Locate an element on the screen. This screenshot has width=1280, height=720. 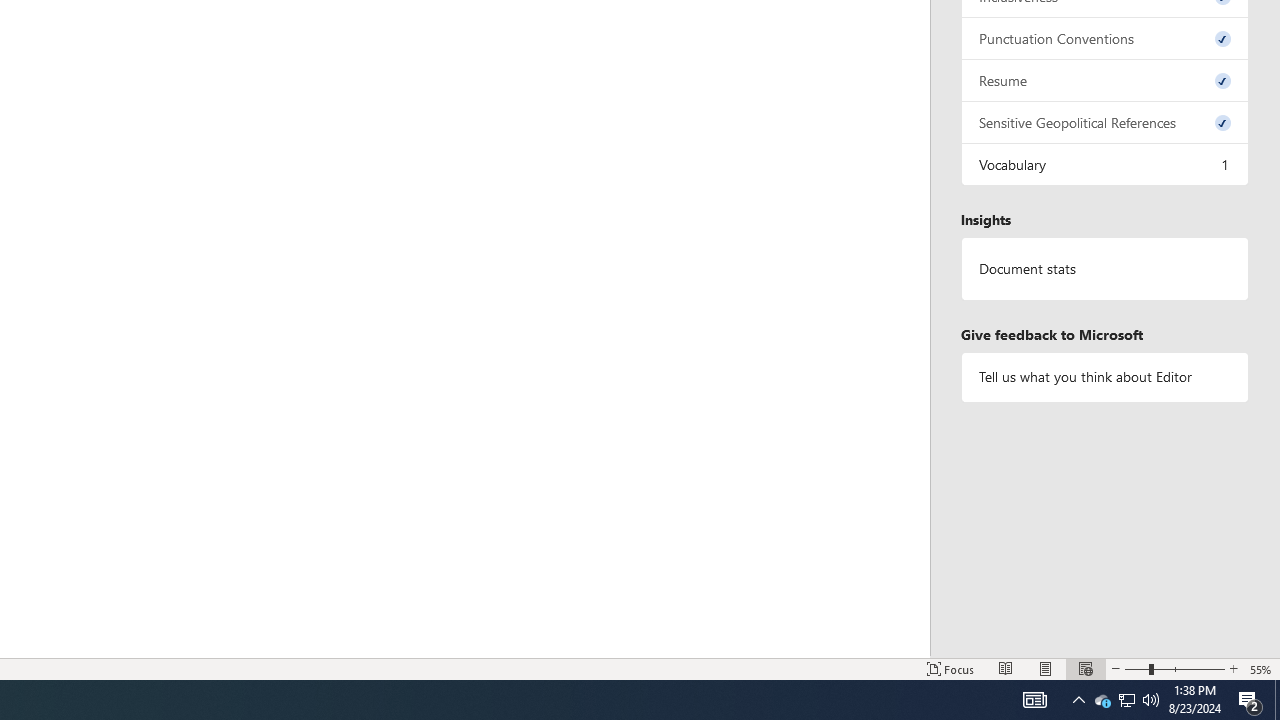
'Resume, 0 issues. Press space or enter to review items.' is located at coordinates (1104, 79).